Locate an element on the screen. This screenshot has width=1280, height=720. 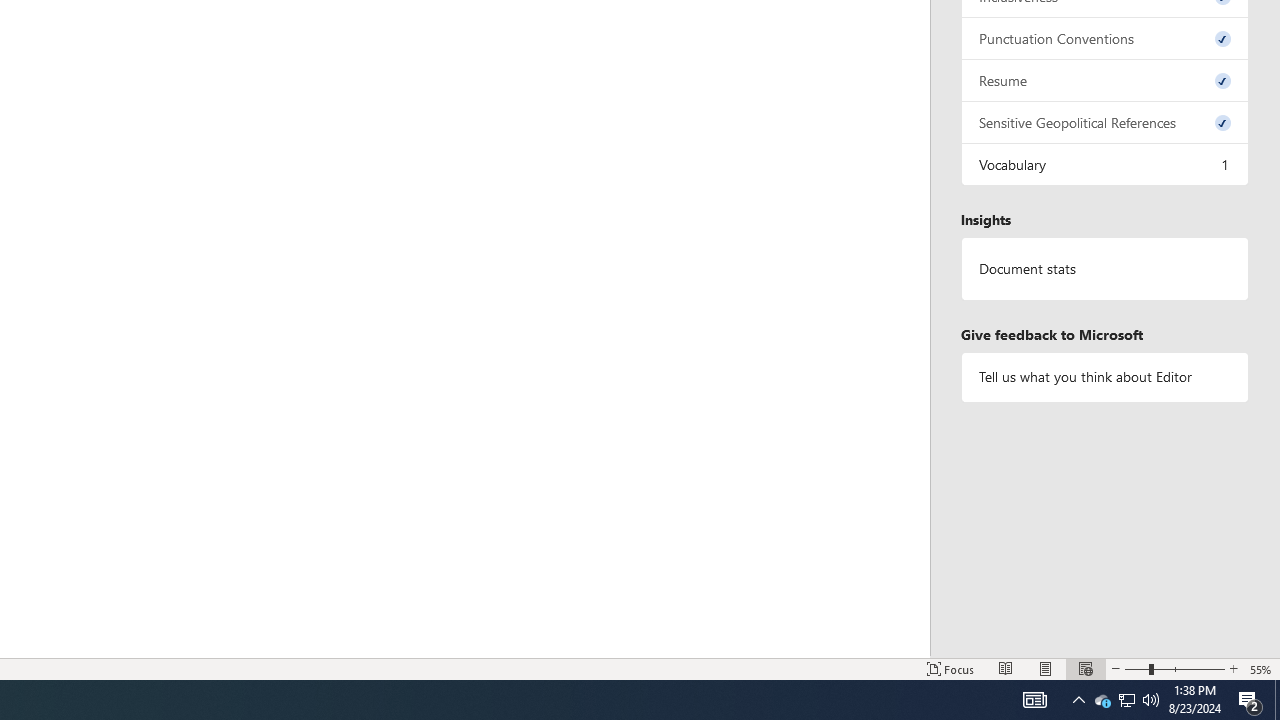
'Resume, 0 issues. Press space or enter to review items.' is located at coordinates (1104, 79).